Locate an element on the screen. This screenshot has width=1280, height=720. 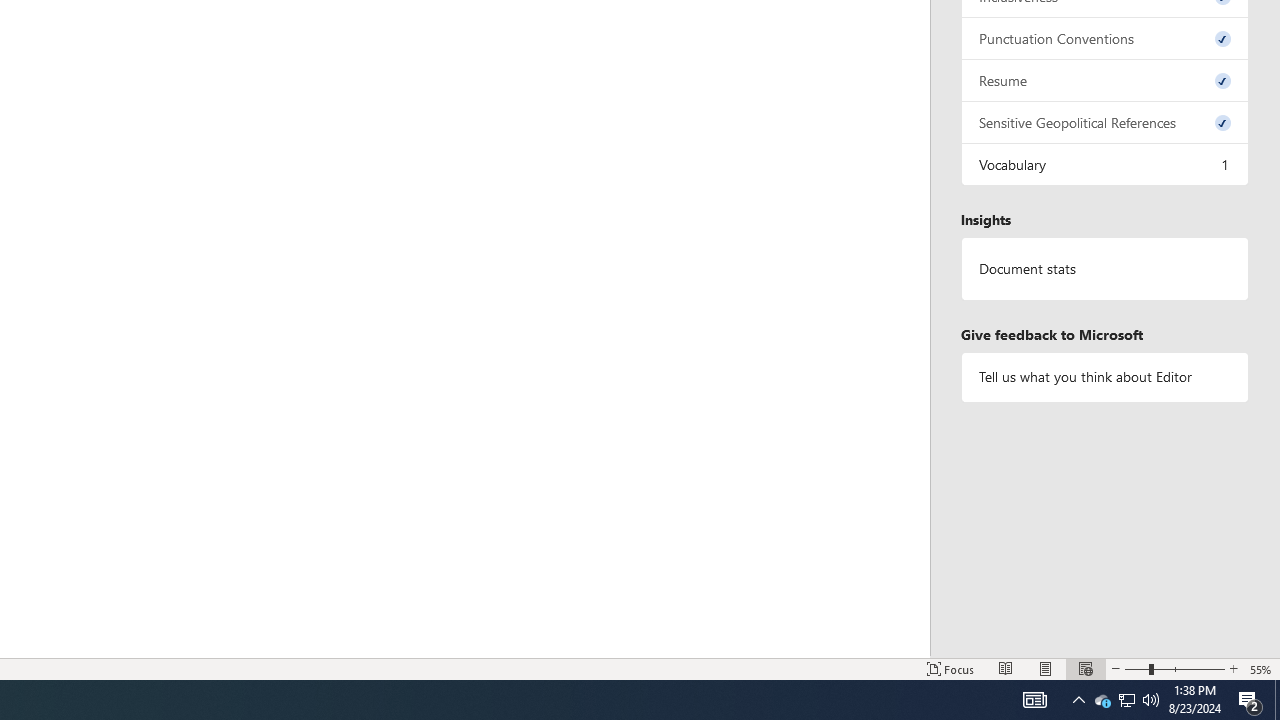
'Resume, 0 issues. Press space or enter to review items.' is located at coordinates (1104, 79).